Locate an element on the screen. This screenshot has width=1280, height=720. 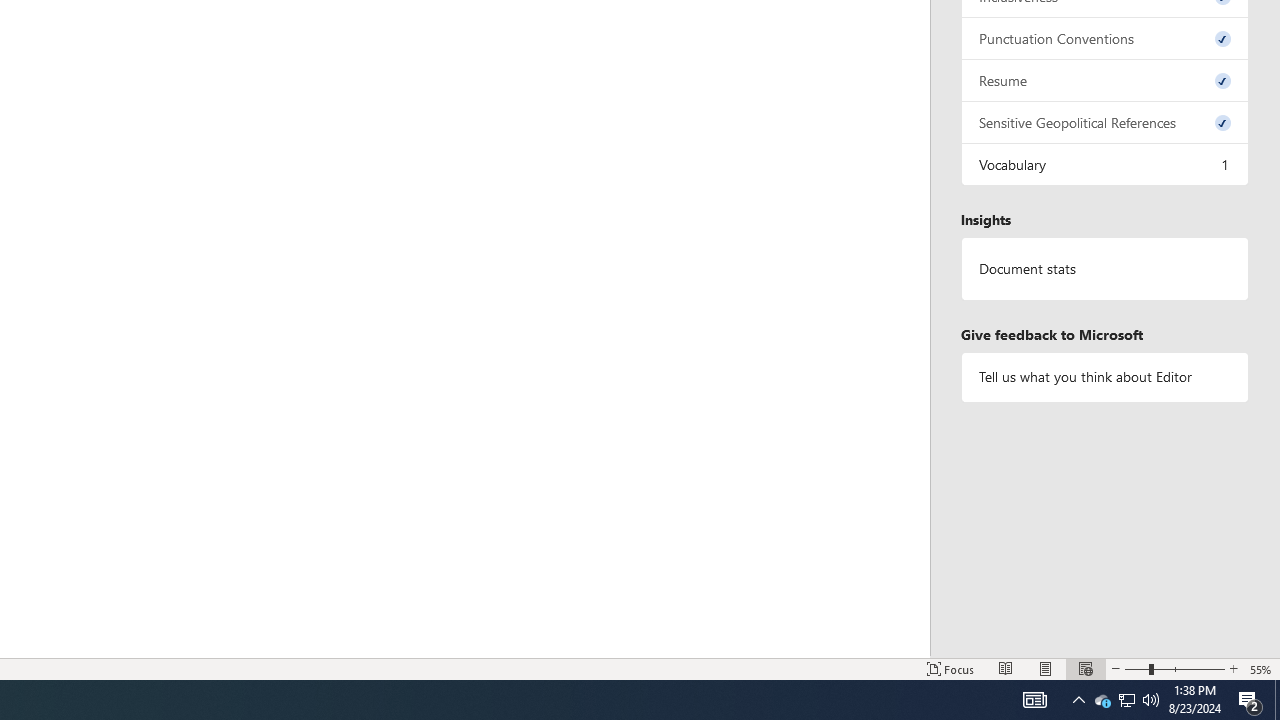
'Resume, 0 issues. Press space or enter to review items.' is located at coordinates (1104, 79).